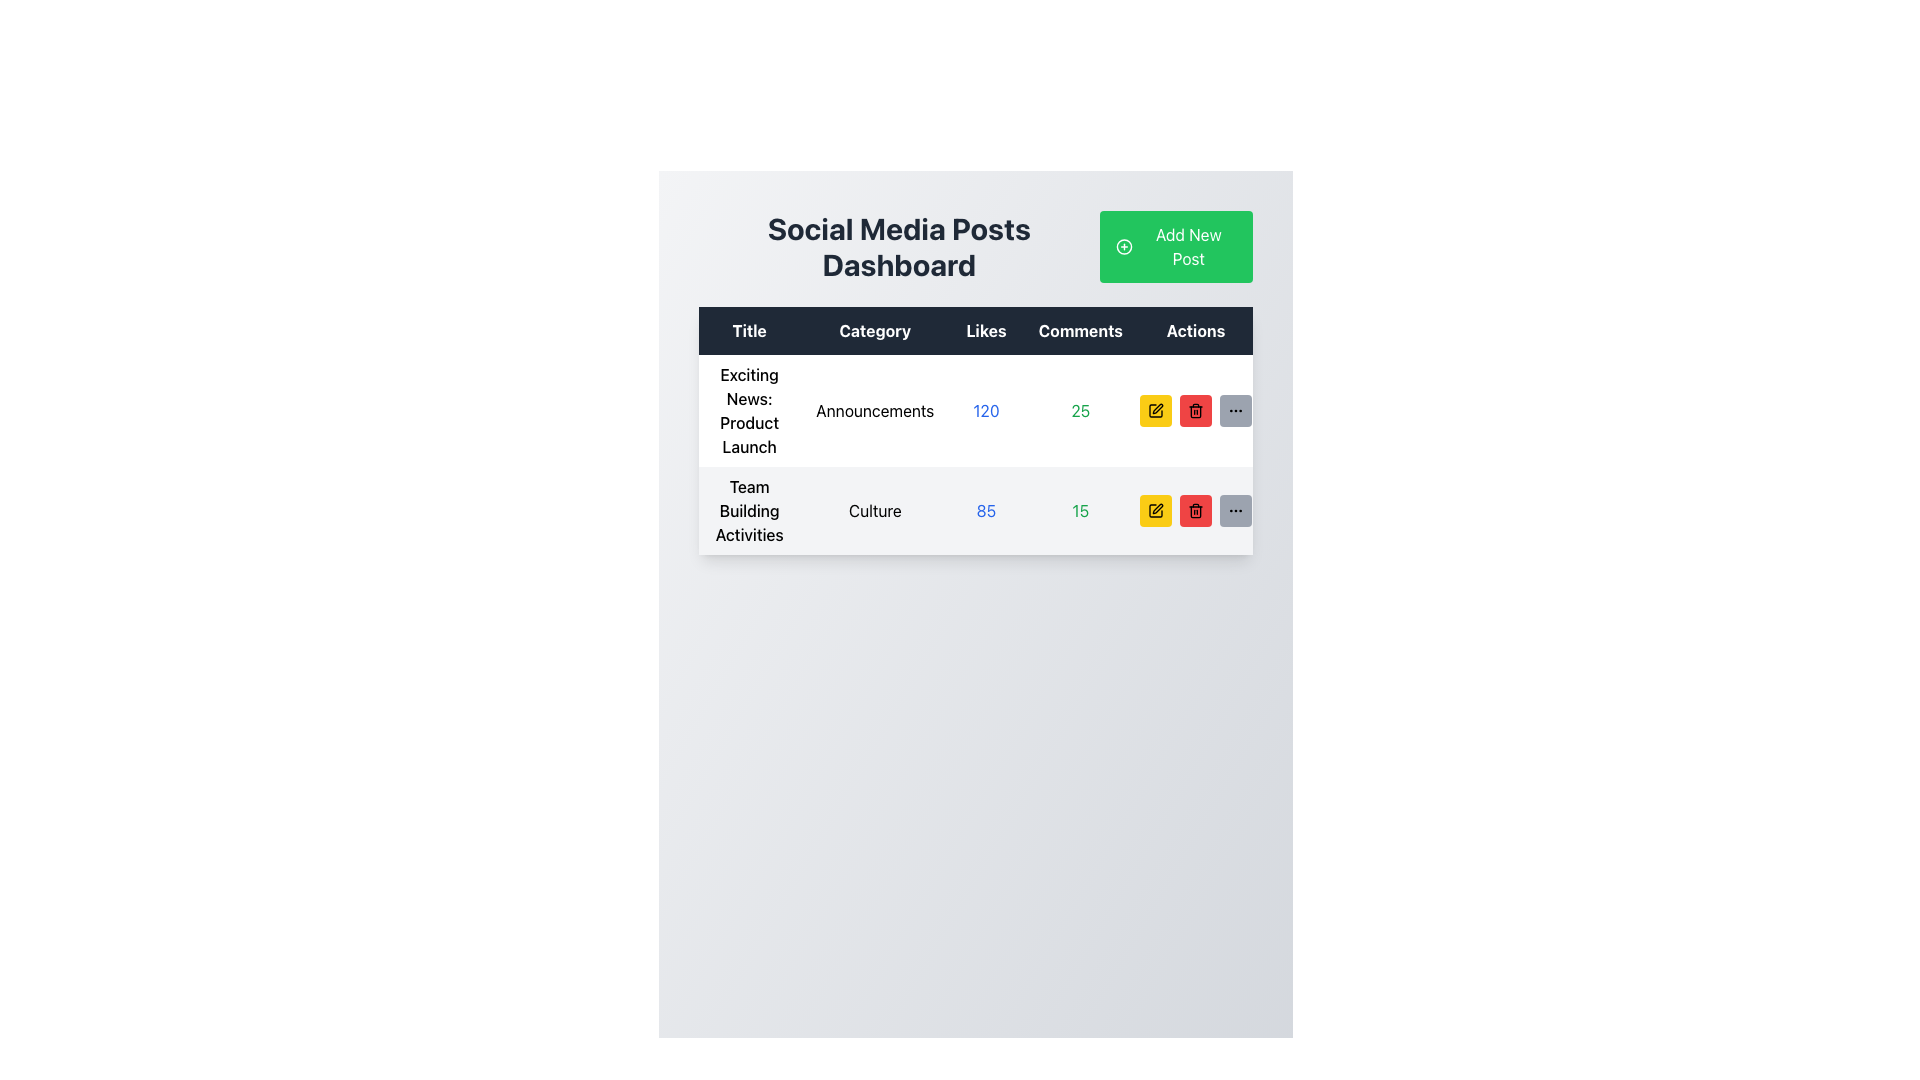  Describe the element at coordinates (1156, 410) in the screenshot. I see `the edit icon within the 'Edit' button of the 'Team Building Activities' entry in the Actions column` at that location.